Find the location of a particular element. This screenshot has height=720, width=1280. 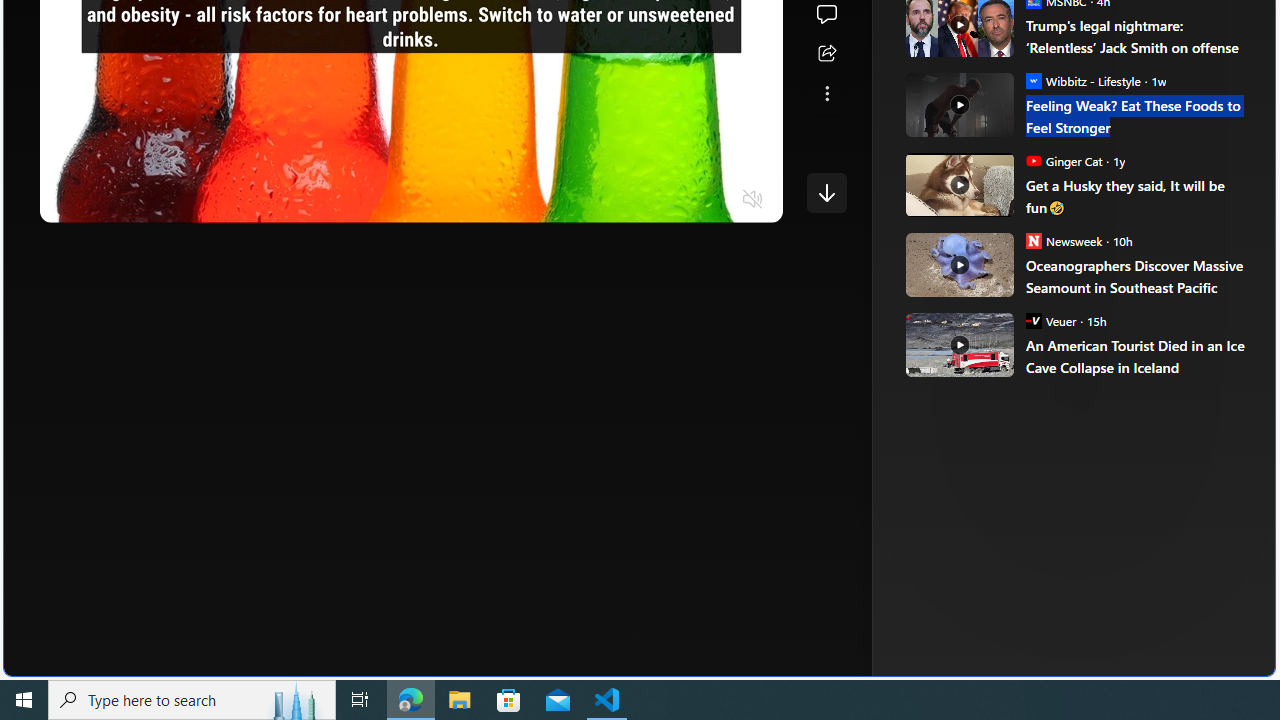

'Seek Back' is located at coordinates (109, 200).